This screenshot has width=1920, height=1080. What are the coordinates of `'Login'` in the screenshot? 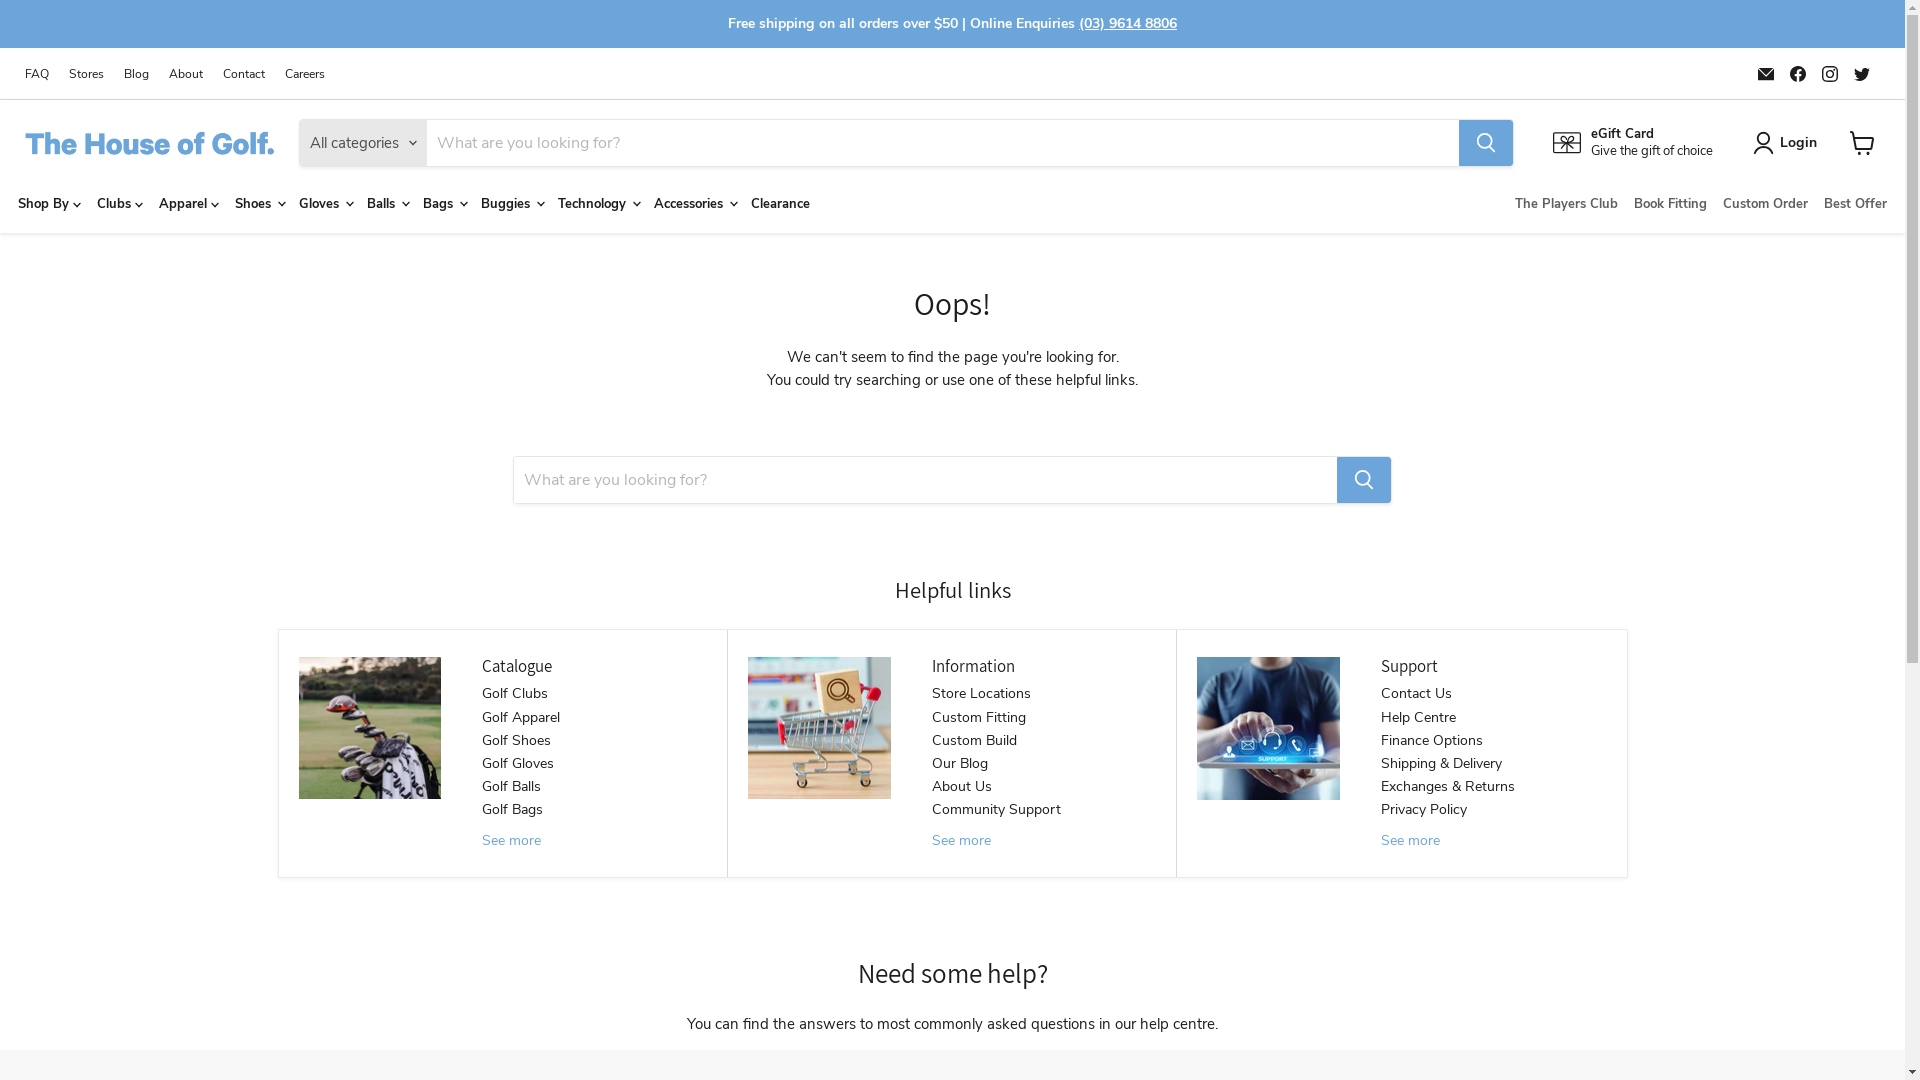 It's located at (1789, 141).